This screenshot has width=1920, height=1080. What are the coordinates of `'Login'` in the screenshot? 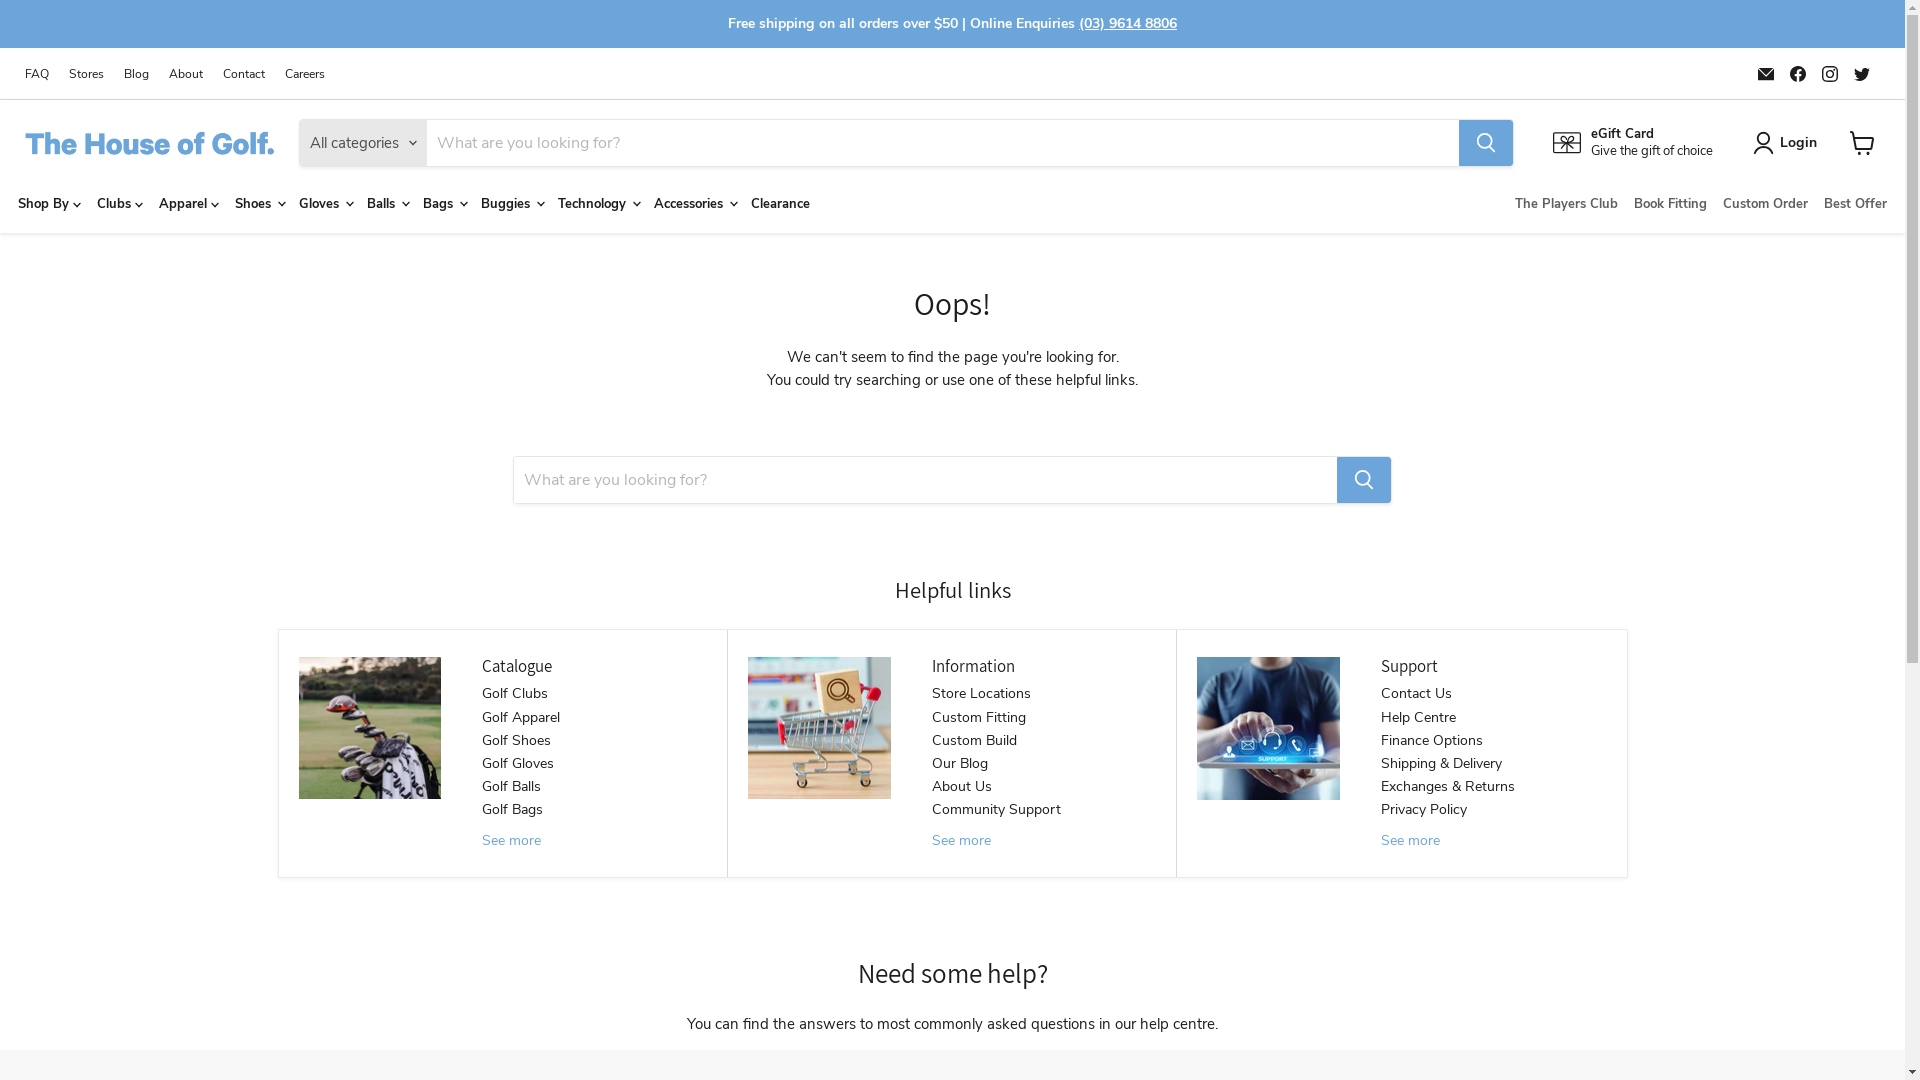 It's located at (1789, 141).